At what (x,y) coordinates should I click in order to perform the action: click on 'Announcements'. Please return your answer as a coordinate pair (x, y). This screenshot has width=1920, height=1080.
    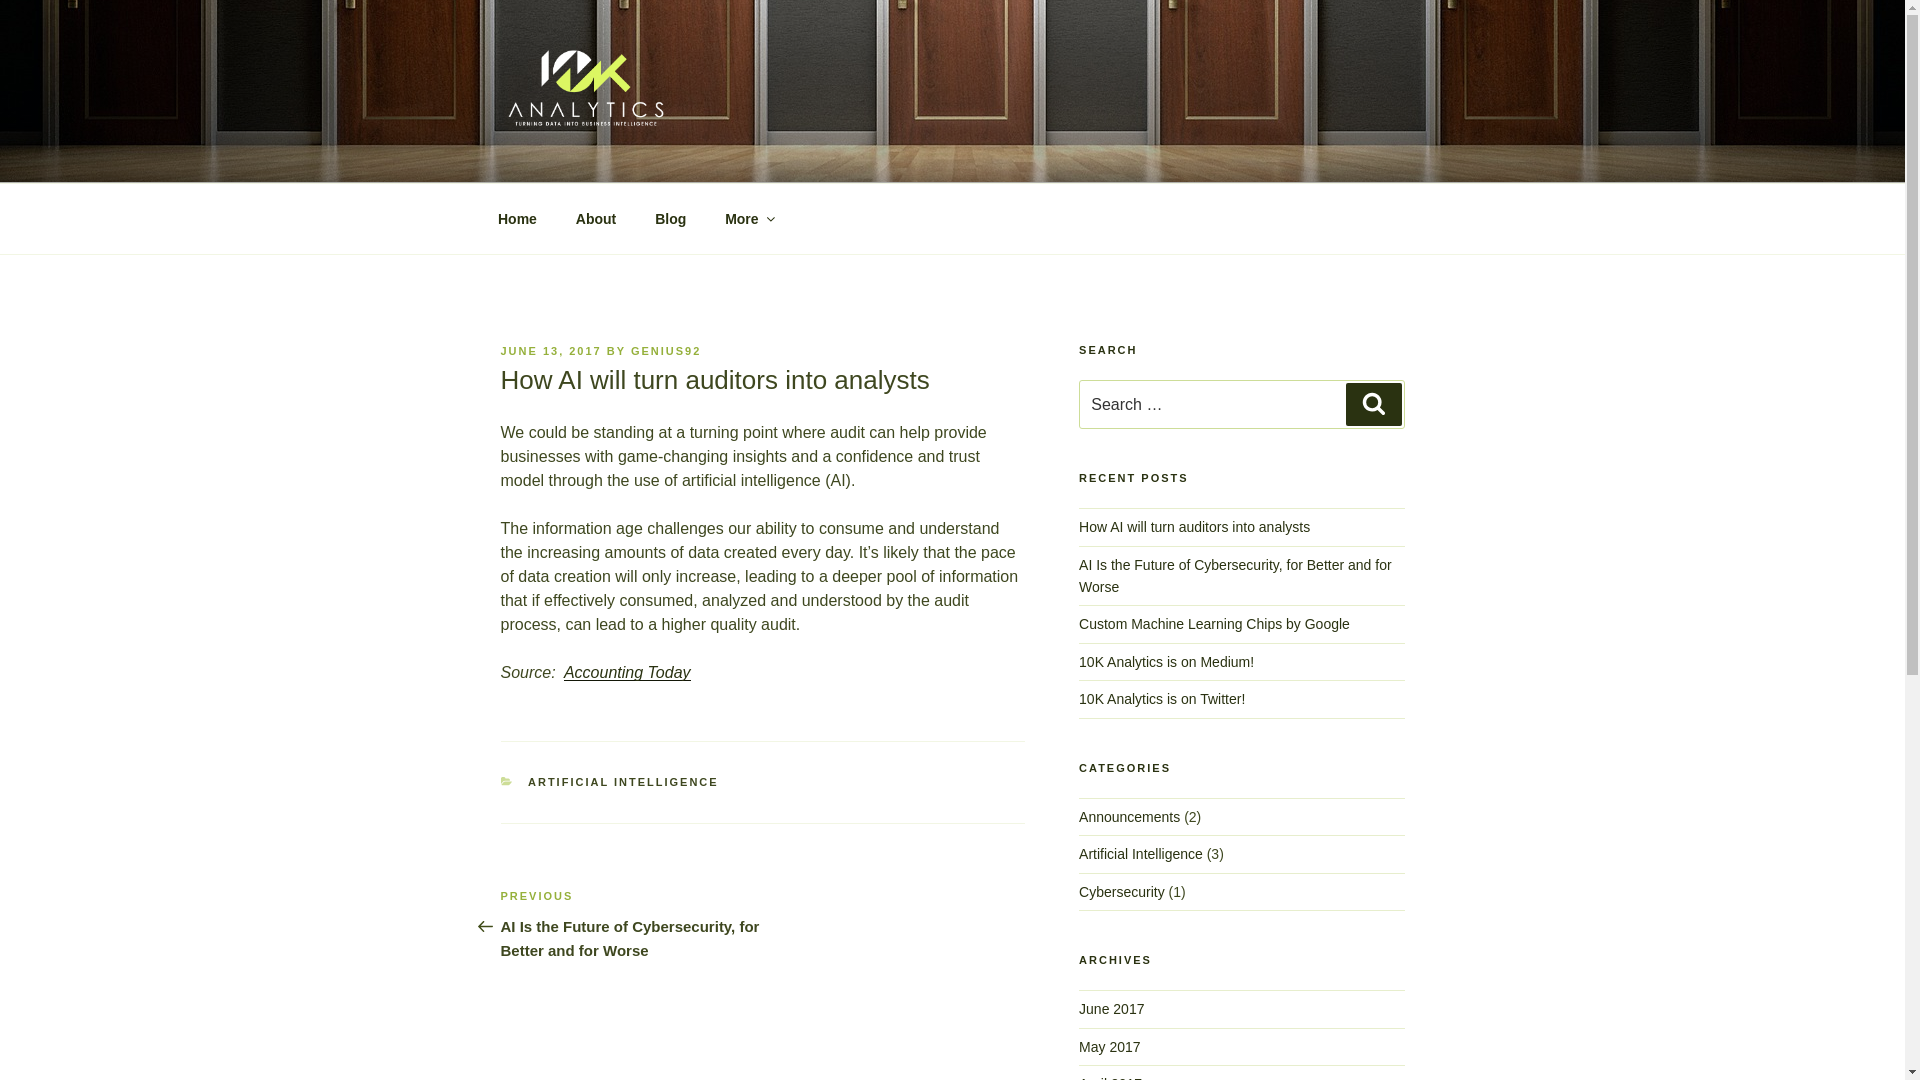
    Looking at the image, I should click on (1129, 817).